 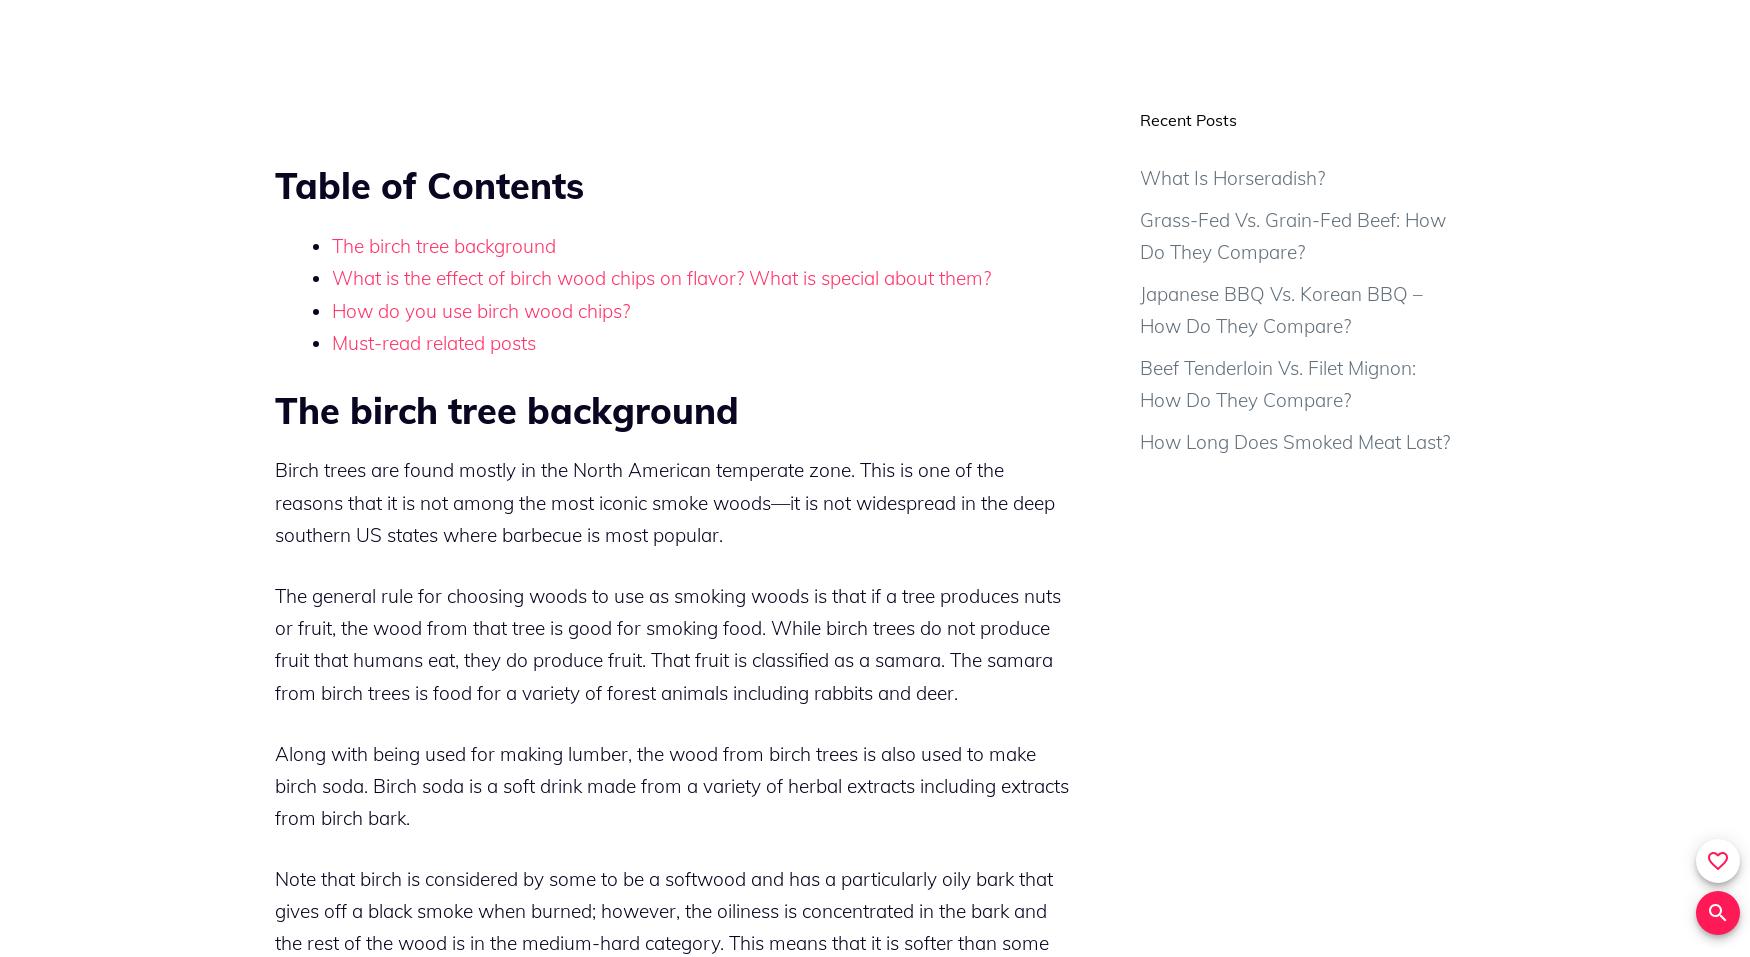 What do you see at coordinates (664, 502) in the screenshot?
I see `'Birch trees are found mostly in the North American temperate zone. This is one of the reasons that it is not among the most iconic smoke woods—it is not widespread in the deep southern US states where barbecue is most popular.'` at bounding box center [664, 502].